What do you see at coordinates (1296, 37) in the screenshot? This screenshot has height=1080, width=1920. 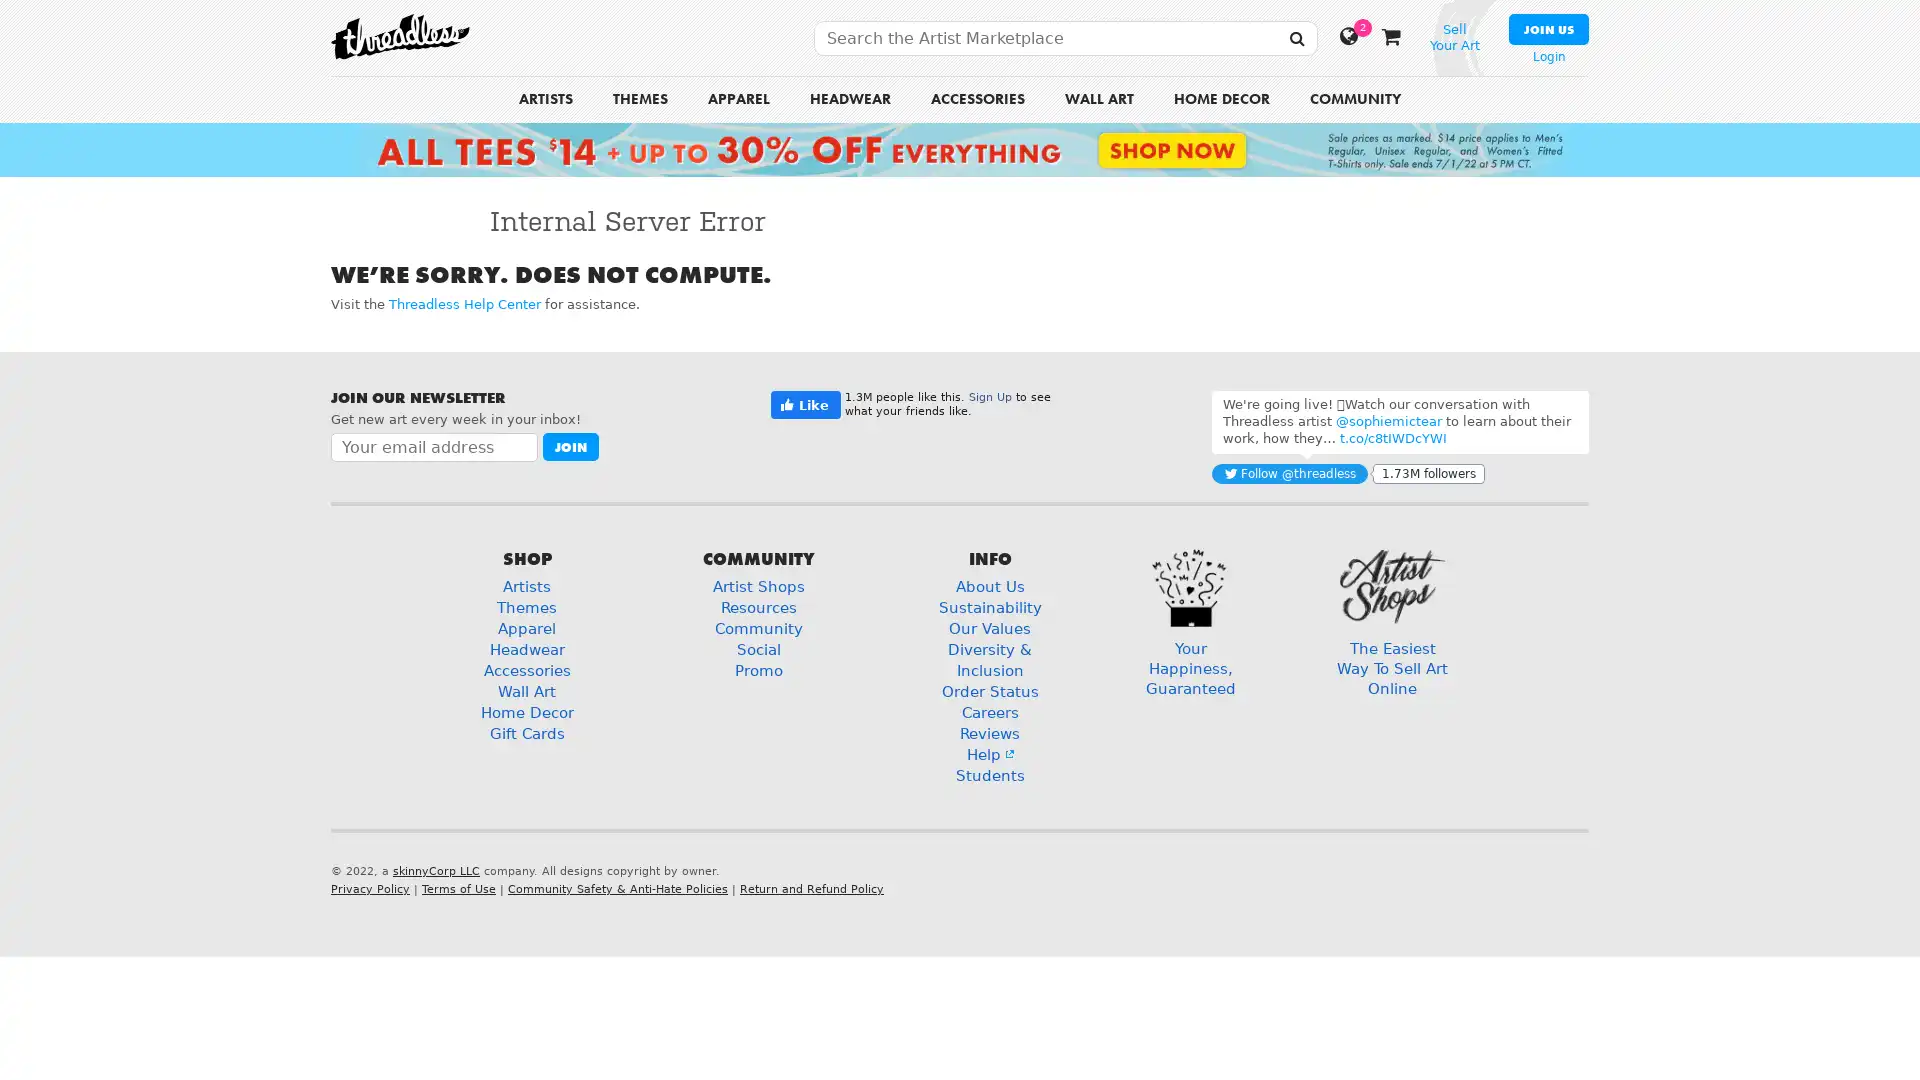 I see `SEARCH THREADLESS` at bounding box center [1296, 37].